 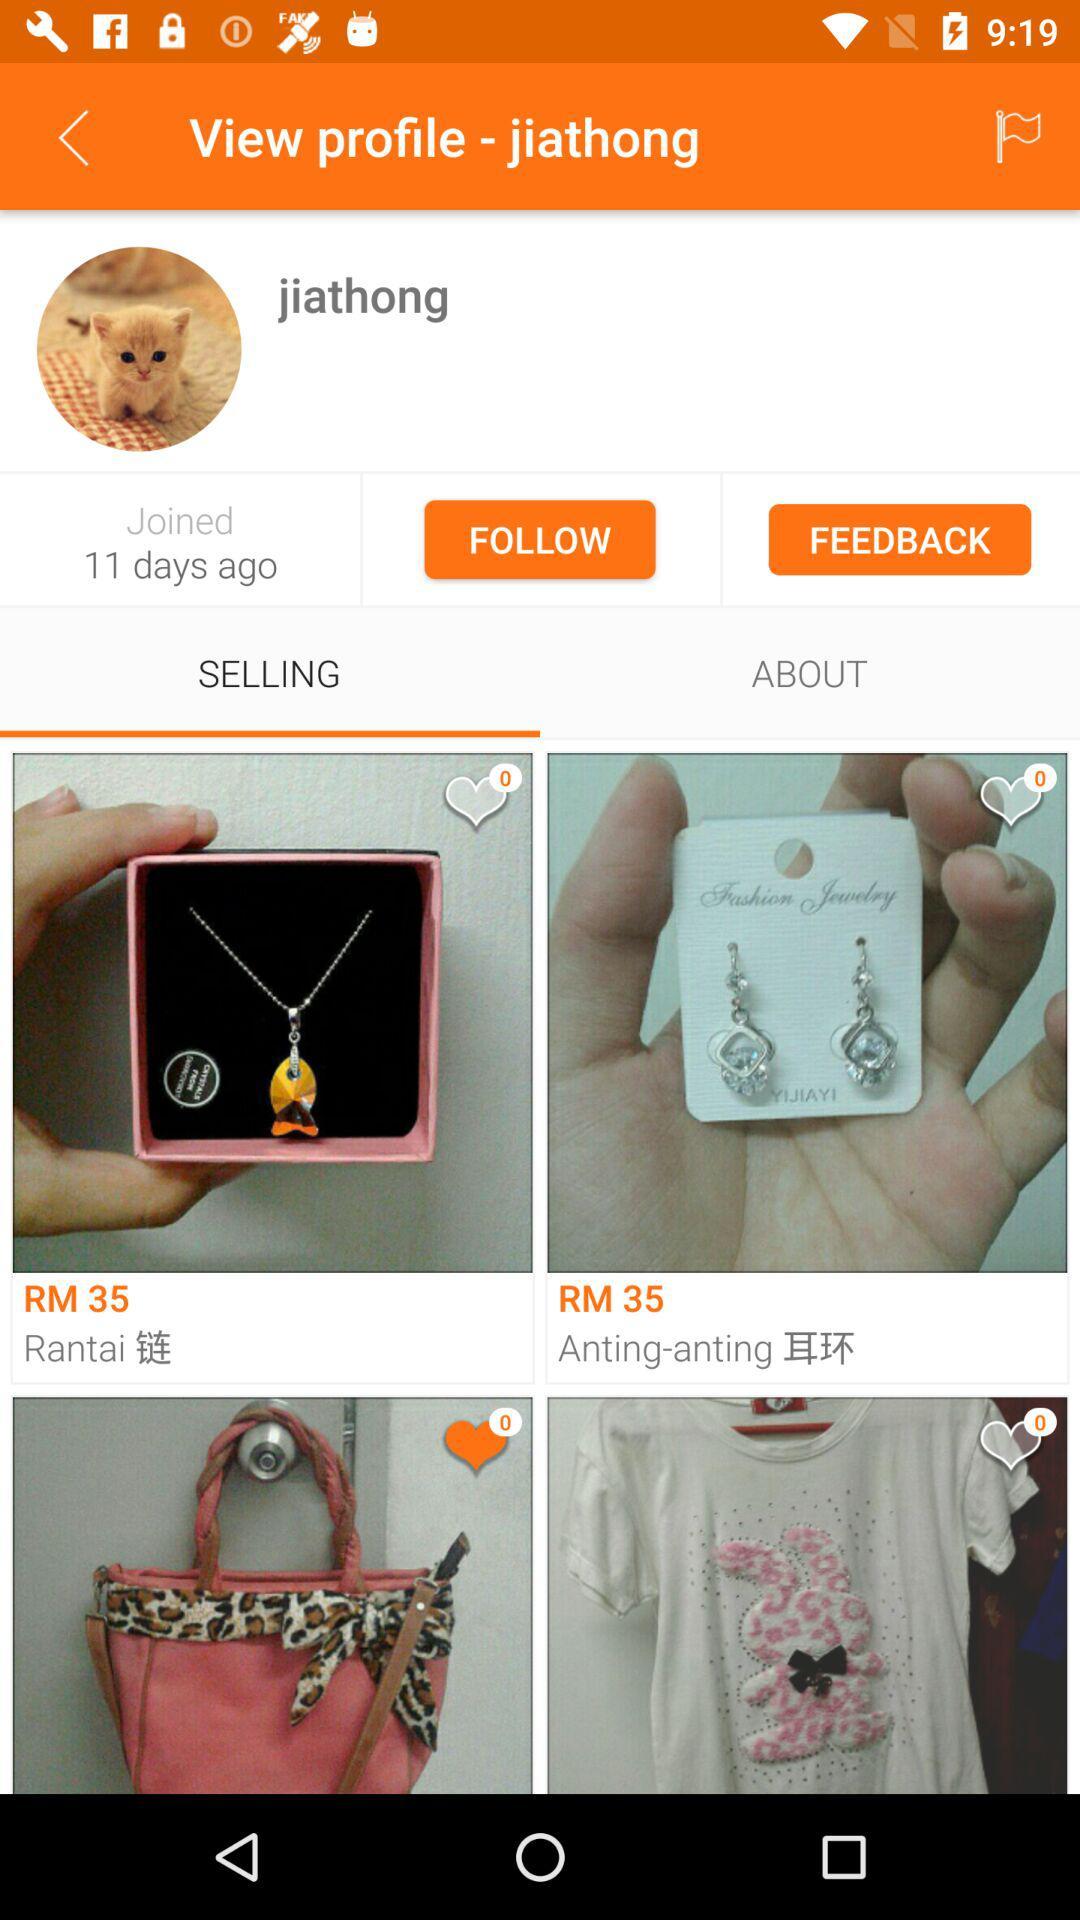 I want to click on a product for later, so click(x=1009, y=1449).